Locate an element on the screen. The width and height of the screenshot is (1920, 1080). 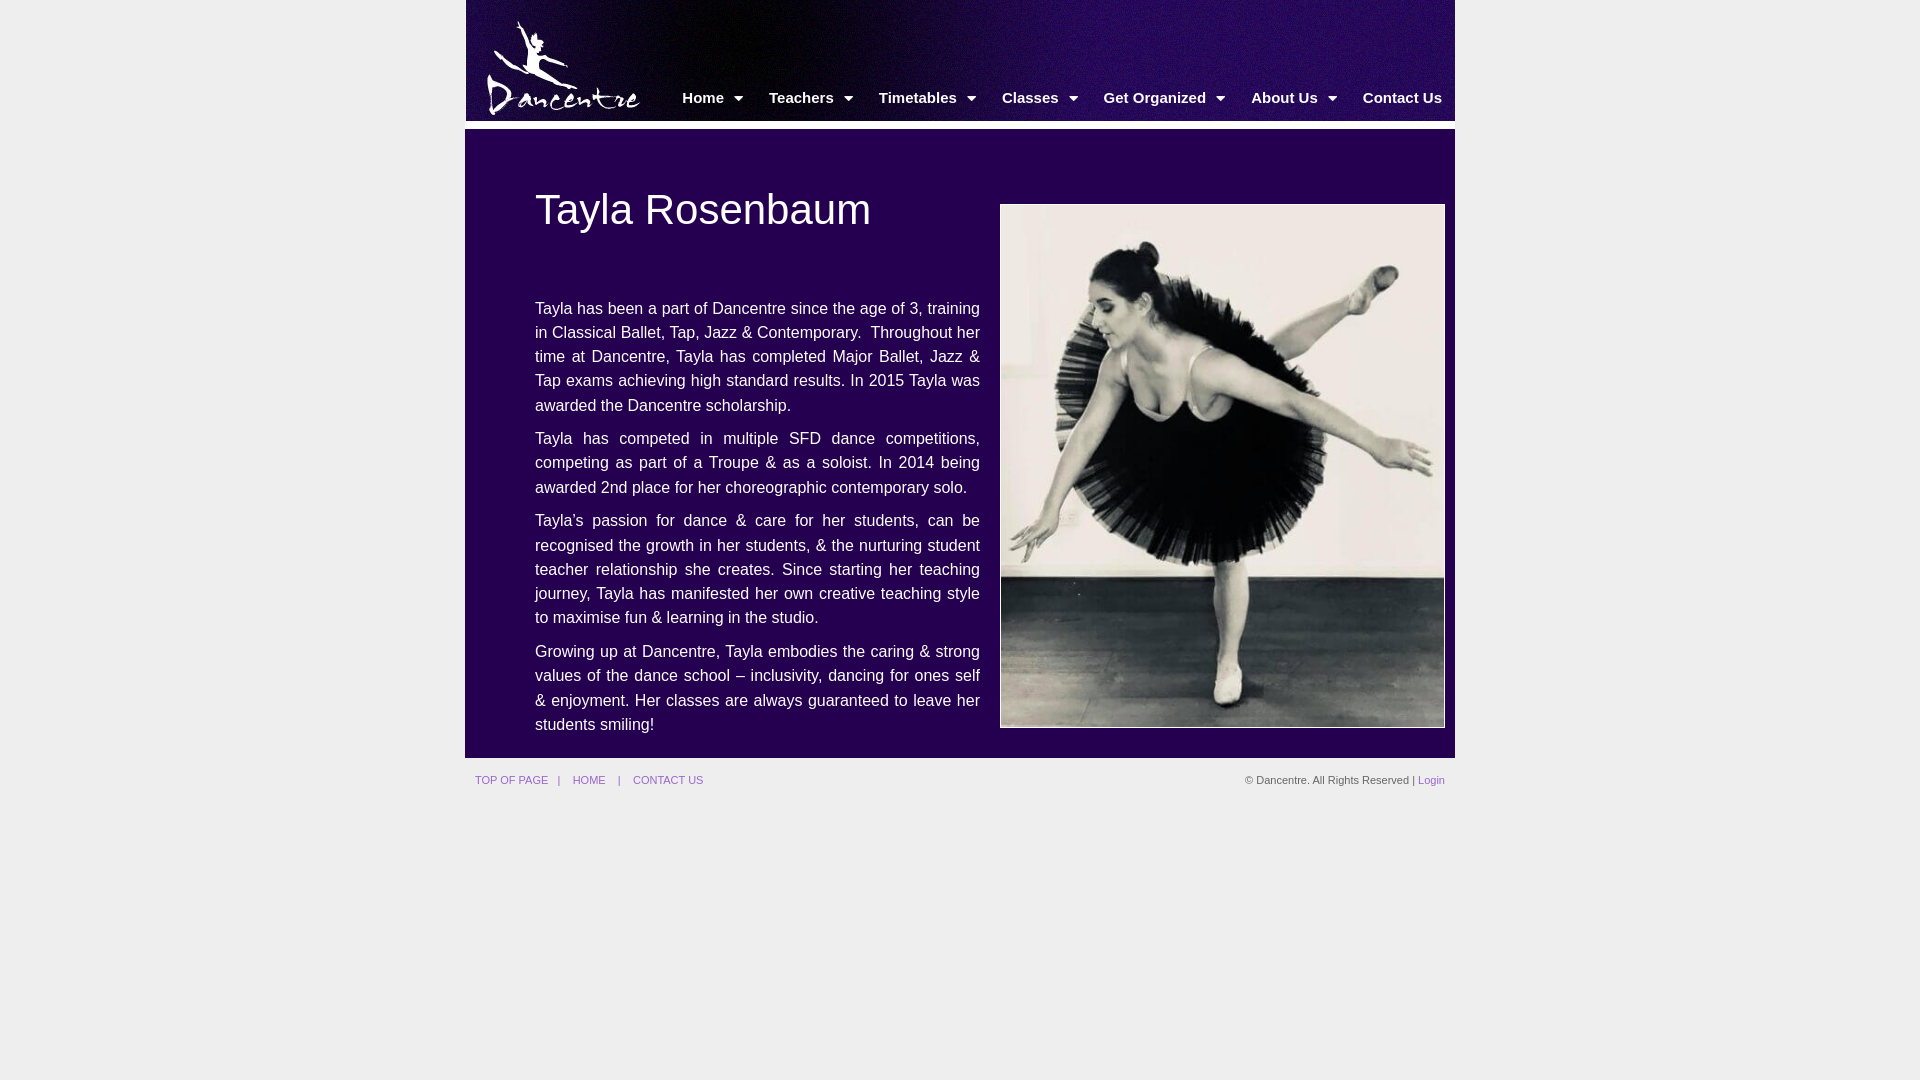
'Timetables' is located at coordinates (926, 97).